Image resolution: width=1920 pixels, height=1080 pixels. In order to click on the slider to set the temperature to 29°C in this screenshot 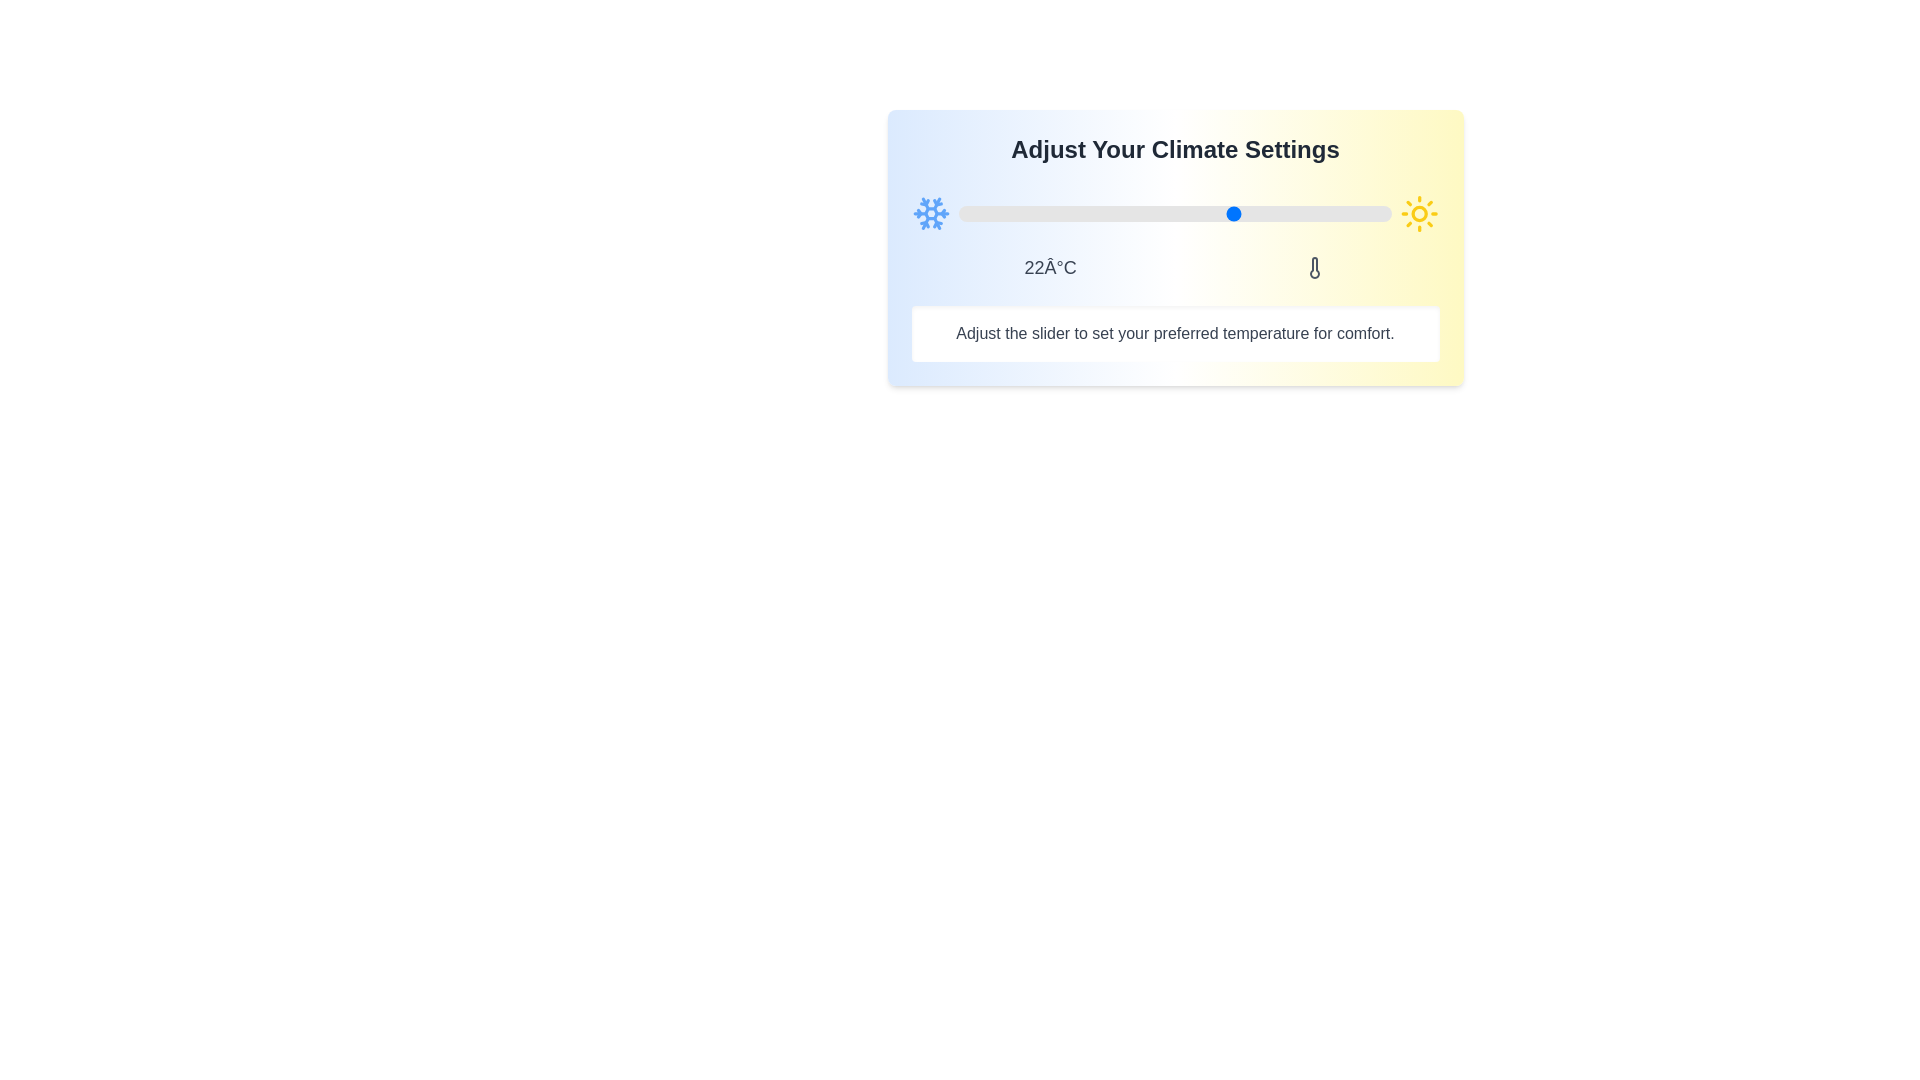, I will do `click(1296, 213)`.